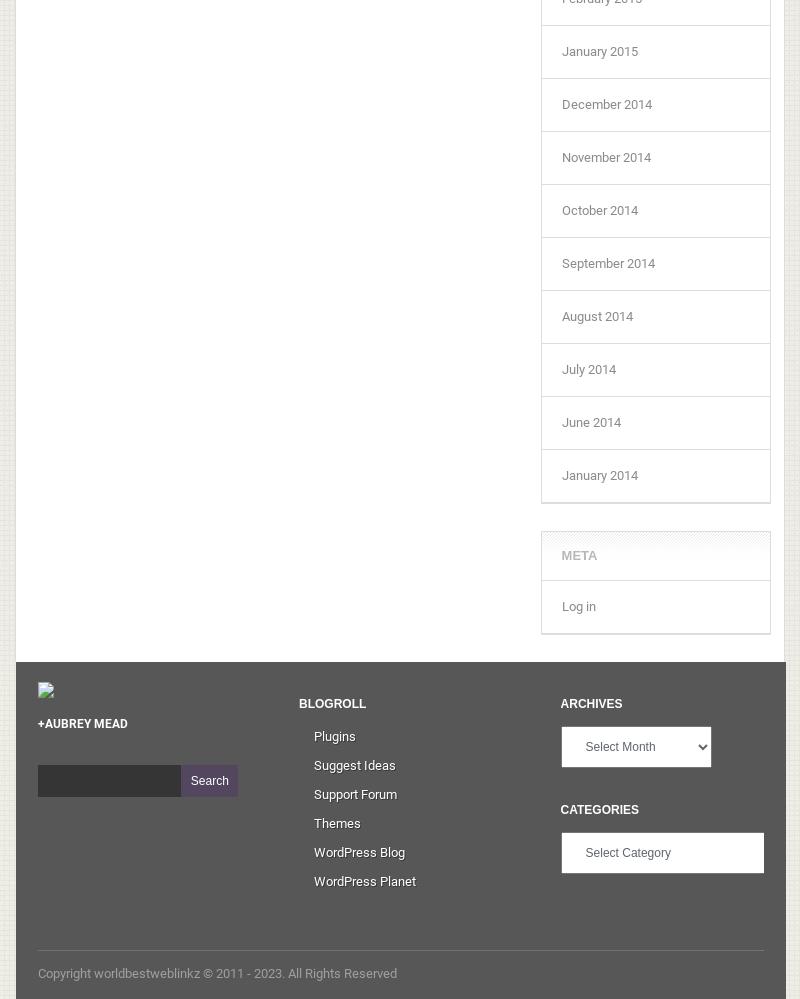  What do you see at coordinates (299, 702) in the screenshot?
I see `'Blogroll'` at bounding box center [299, 702].